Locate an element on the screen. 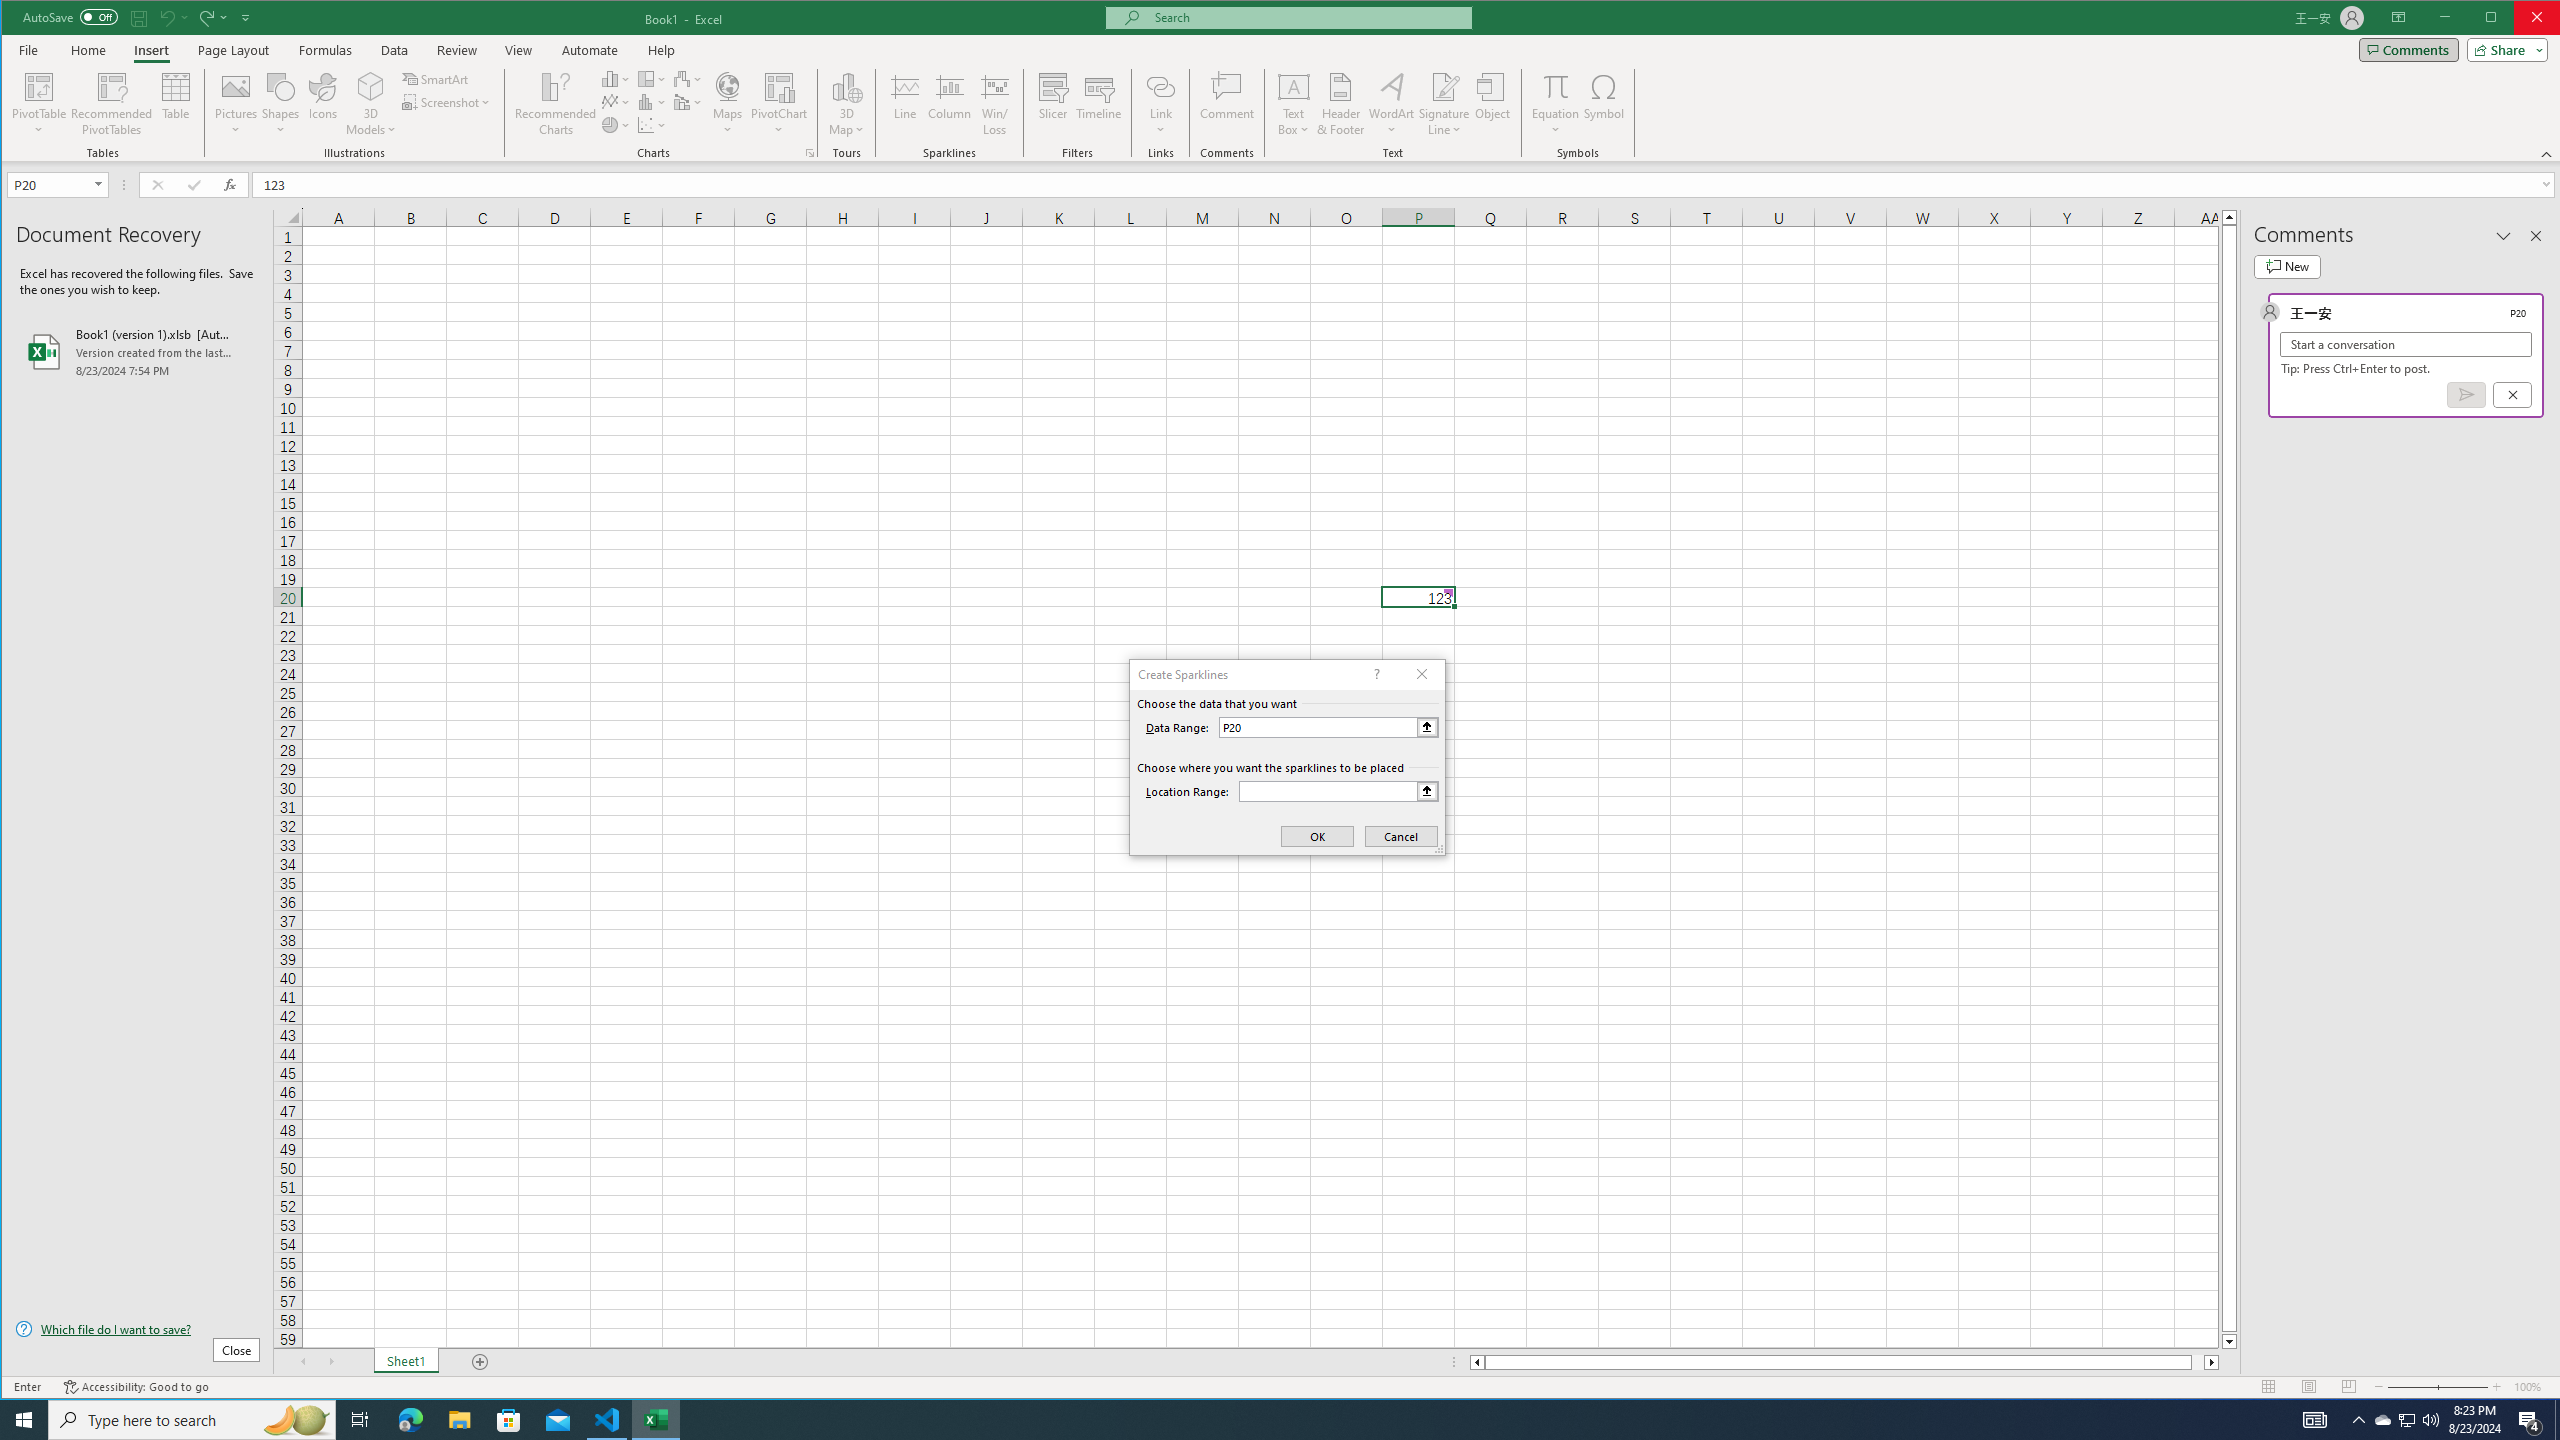  'Close pane' is located at coordinates (2535, 235).